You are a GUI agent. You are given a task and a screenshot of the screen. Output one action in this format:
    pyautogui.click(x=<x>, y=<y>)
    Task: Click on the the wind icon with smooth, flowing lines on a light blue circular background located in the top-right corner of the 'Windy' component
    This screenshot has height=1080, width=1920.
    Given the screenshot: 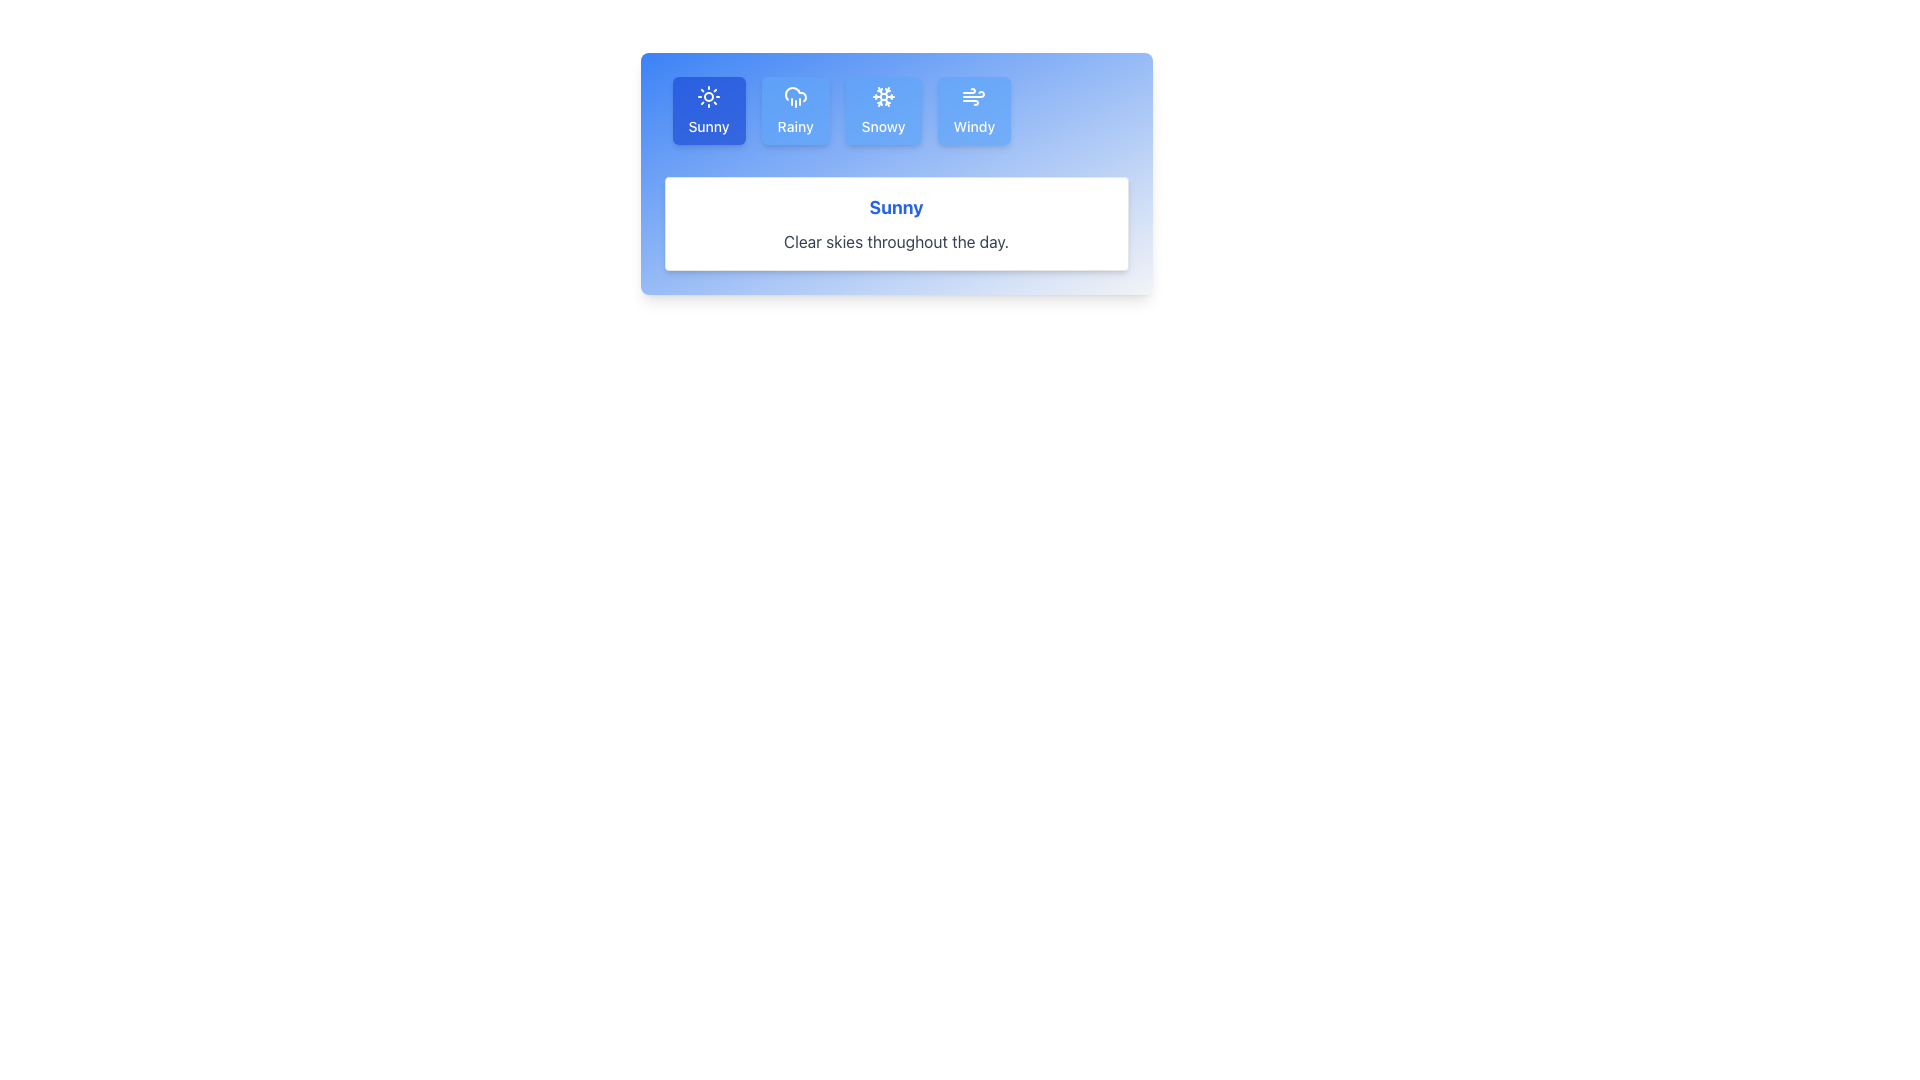 What is the action you would take?
    pyautogui.click(x=974, y=96)
    